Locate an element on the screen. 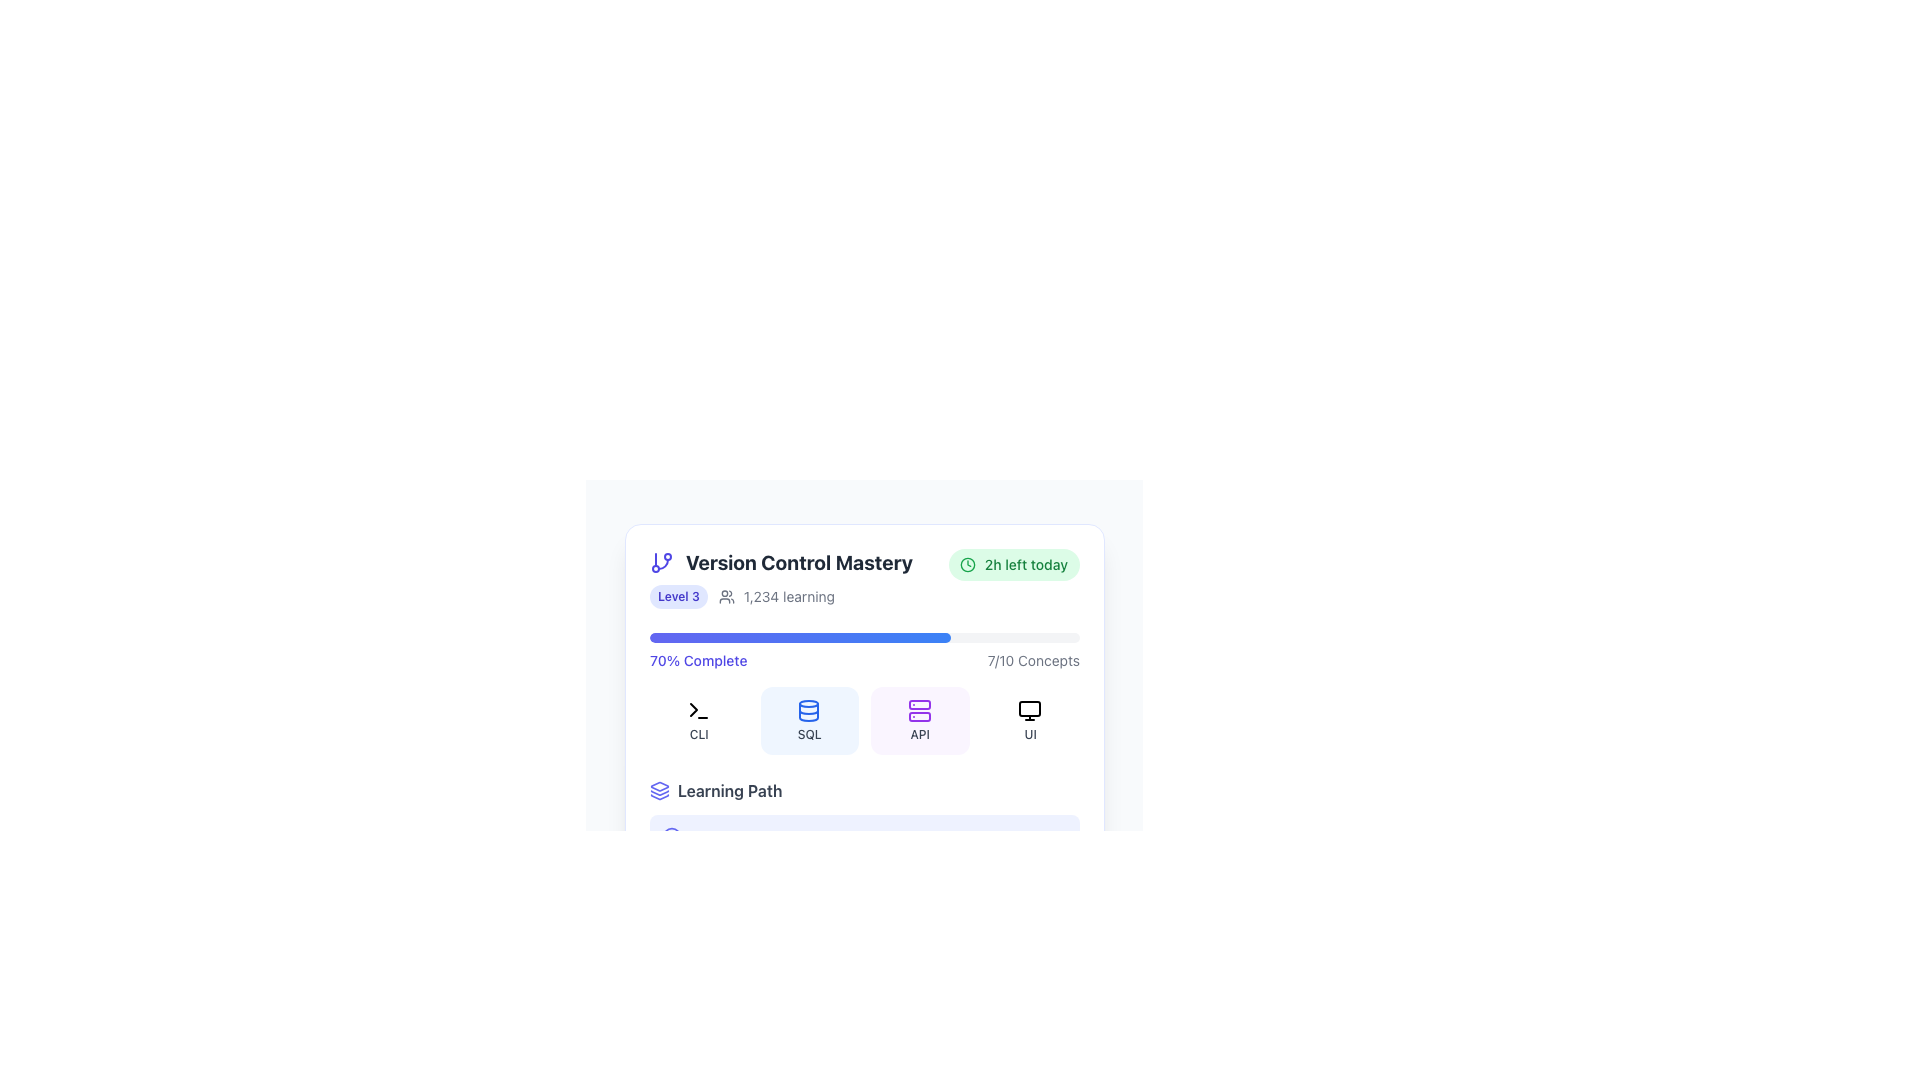  the informational label with the associated icon that provides the number of learners or participants for the course 'Version Control Mastery', located below the title and to the right of the 'Level 3' badge is located at coordinates (775, 596).